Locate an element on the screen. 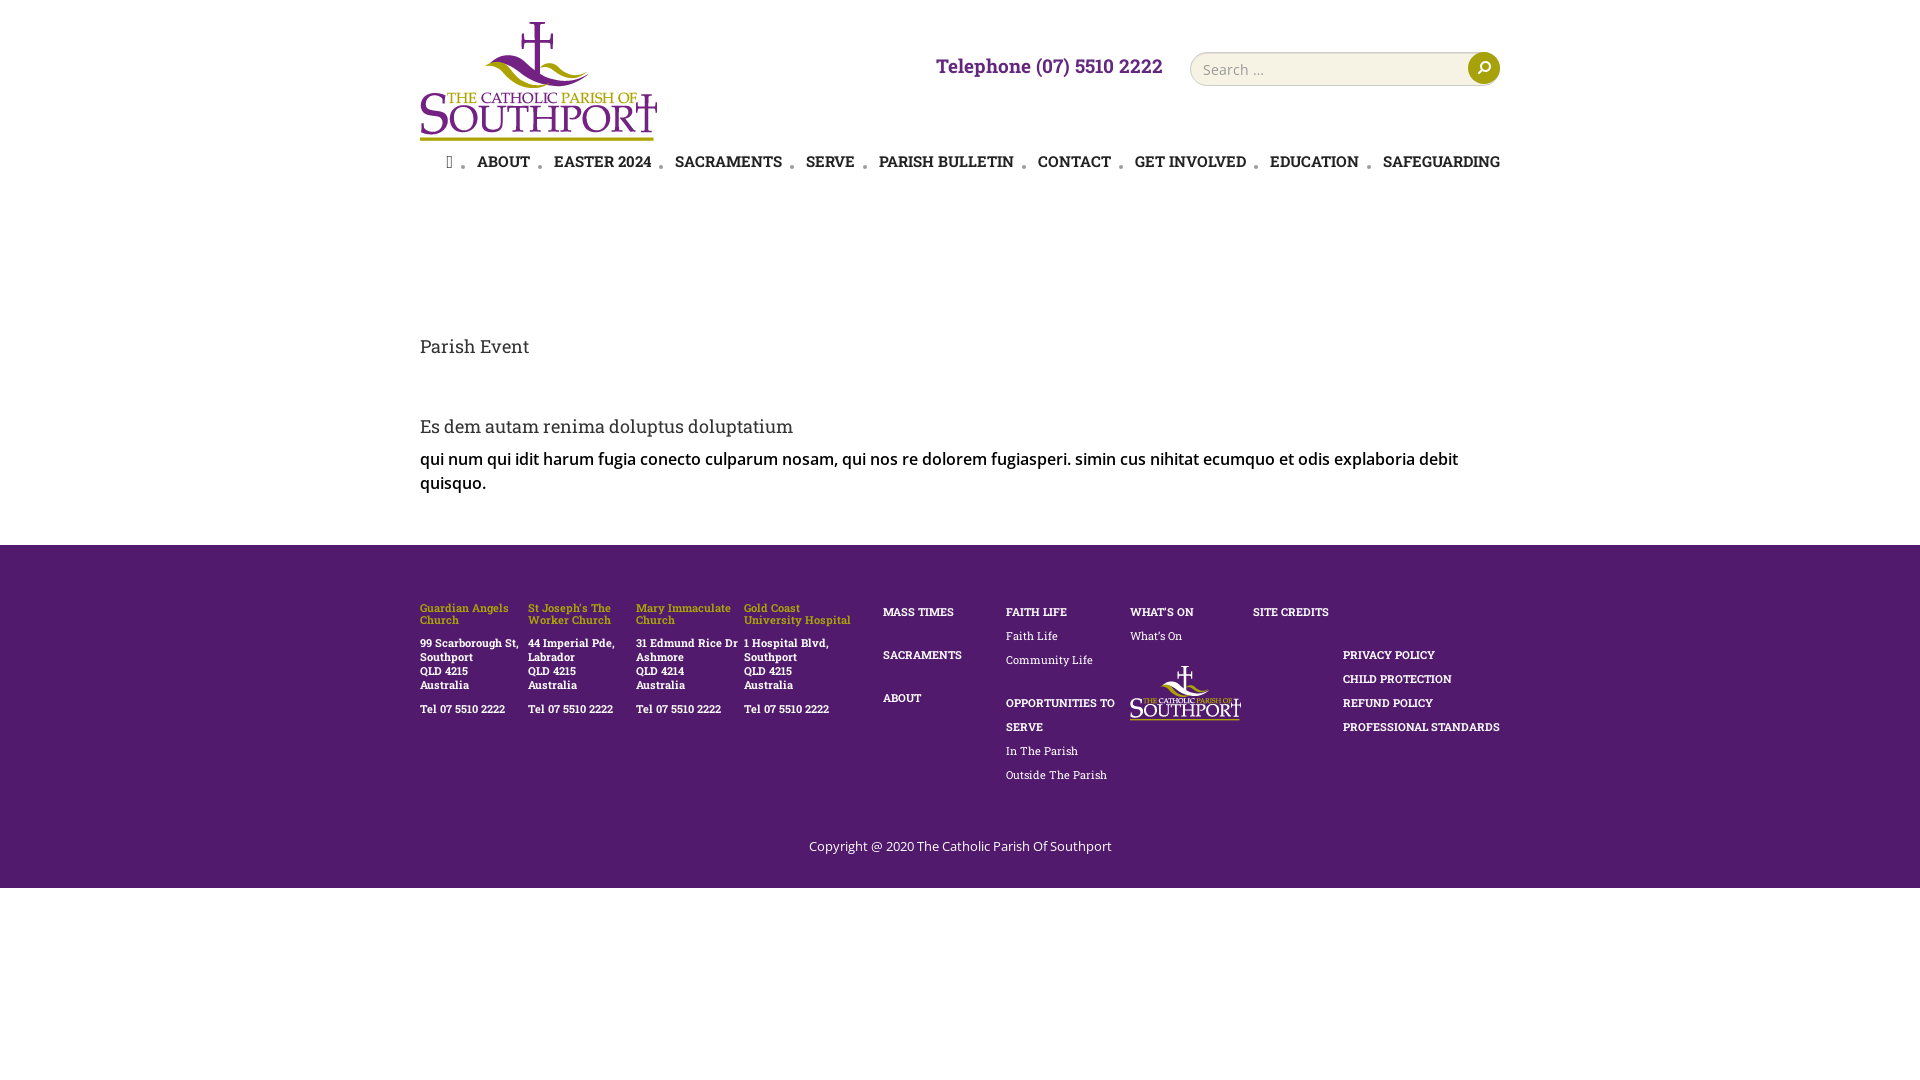 Image resolution: width=1920 pixels, height=1080 pixels. 'PARISH BULLETIN' is located at coordinates (945, 160).